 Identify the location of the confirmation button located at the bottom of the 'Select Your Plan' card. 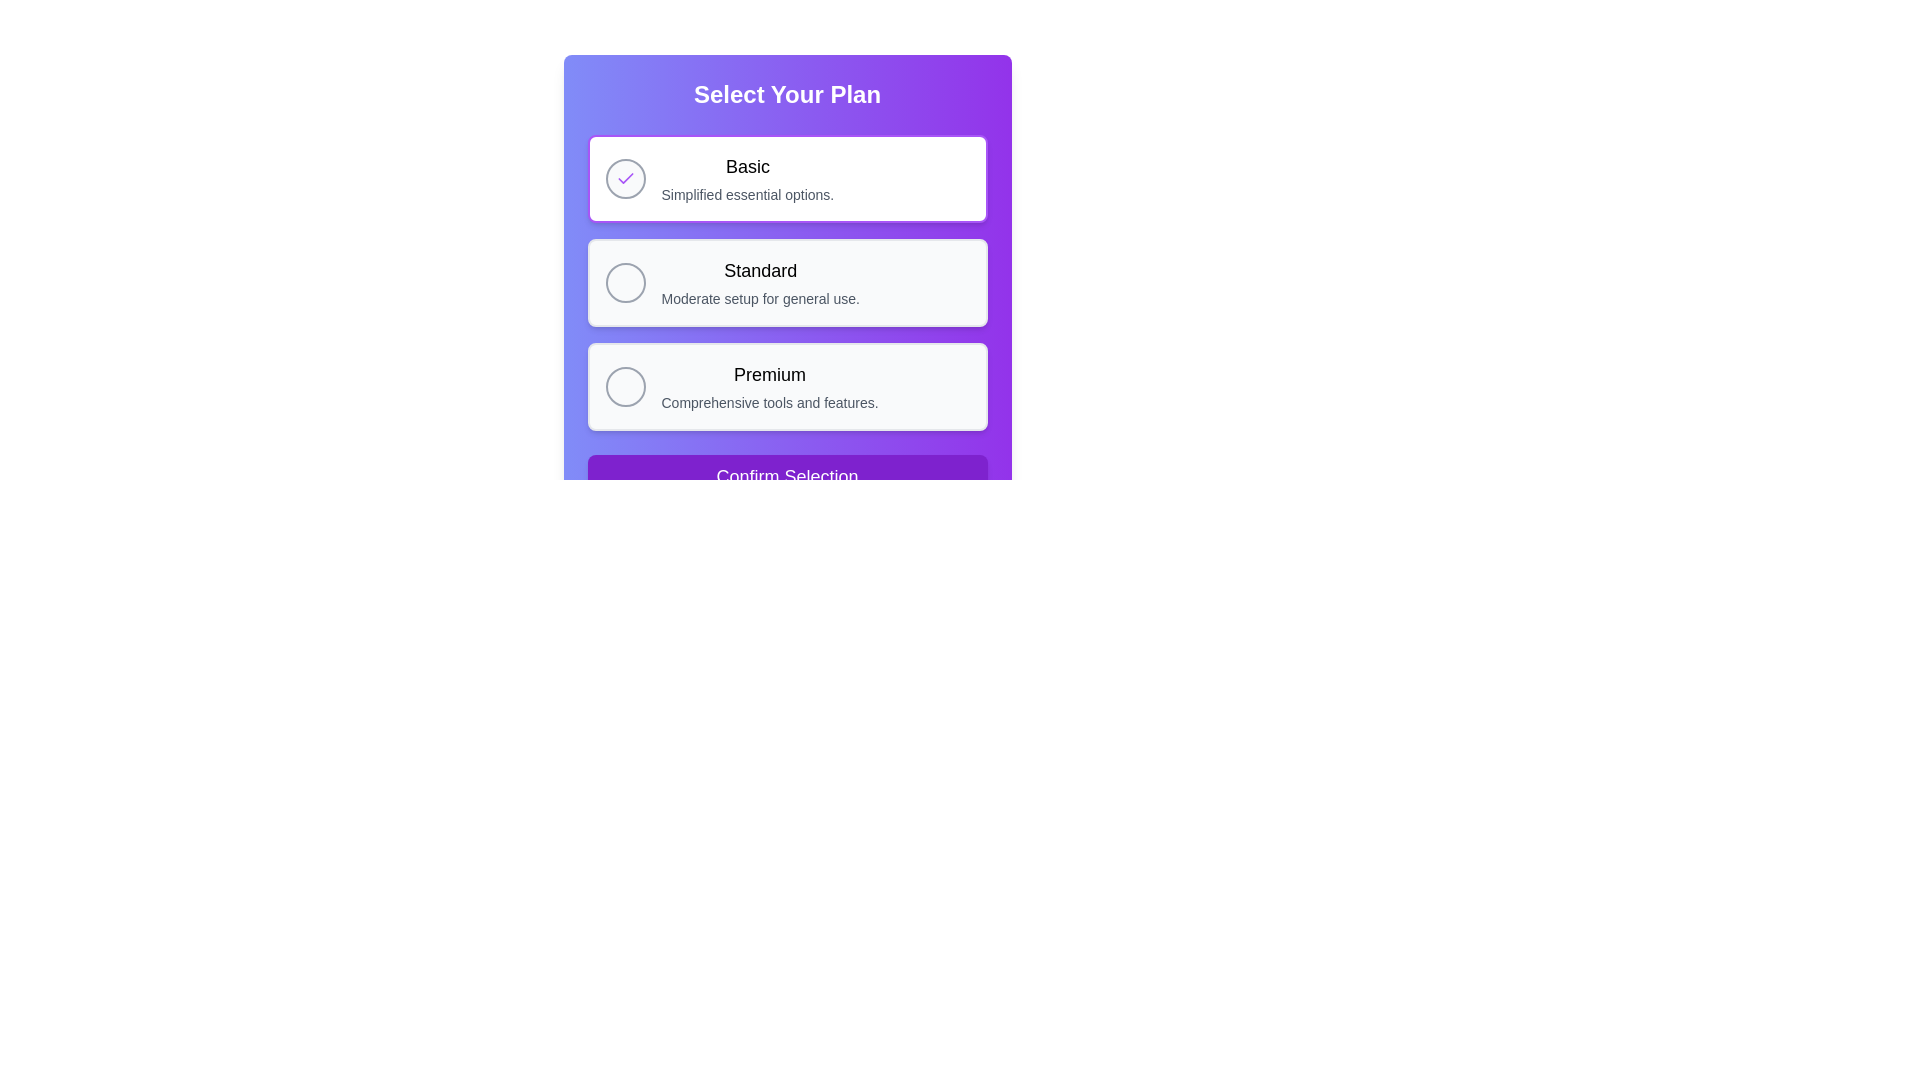
(786, 477).